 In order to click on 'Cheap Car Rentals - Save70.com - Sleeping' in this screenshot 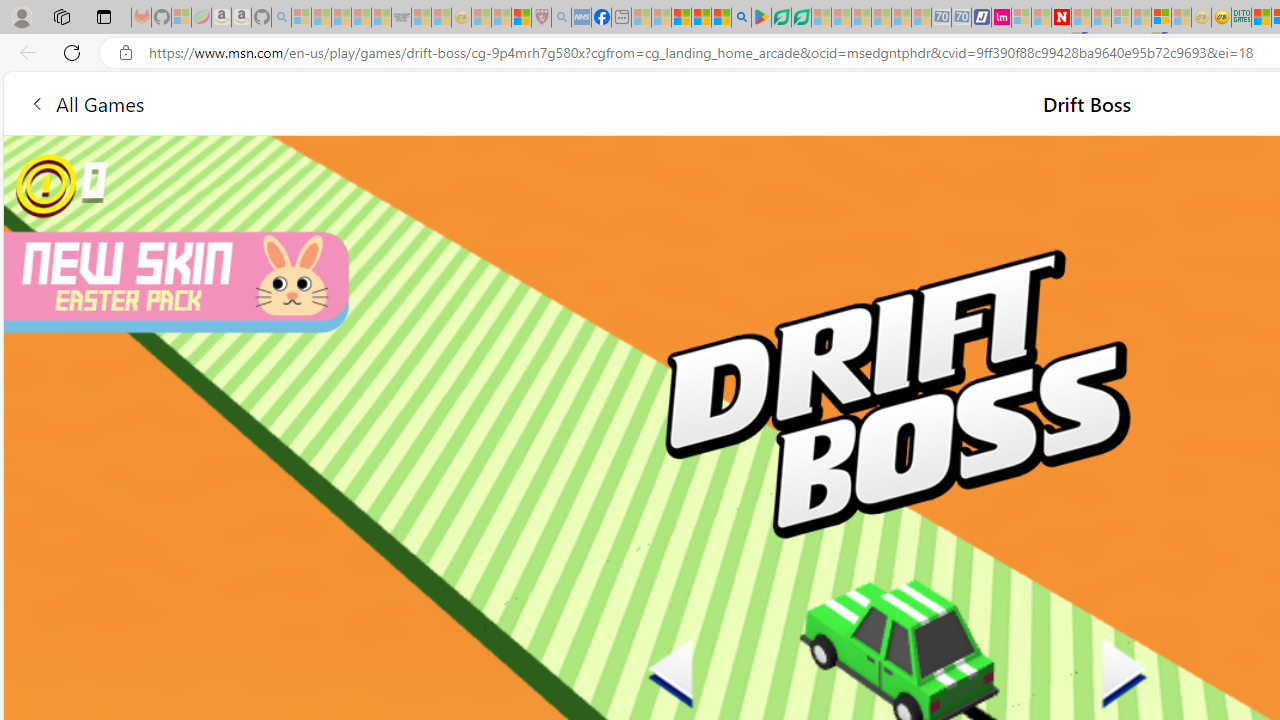, I will do `click(940, 17)`.